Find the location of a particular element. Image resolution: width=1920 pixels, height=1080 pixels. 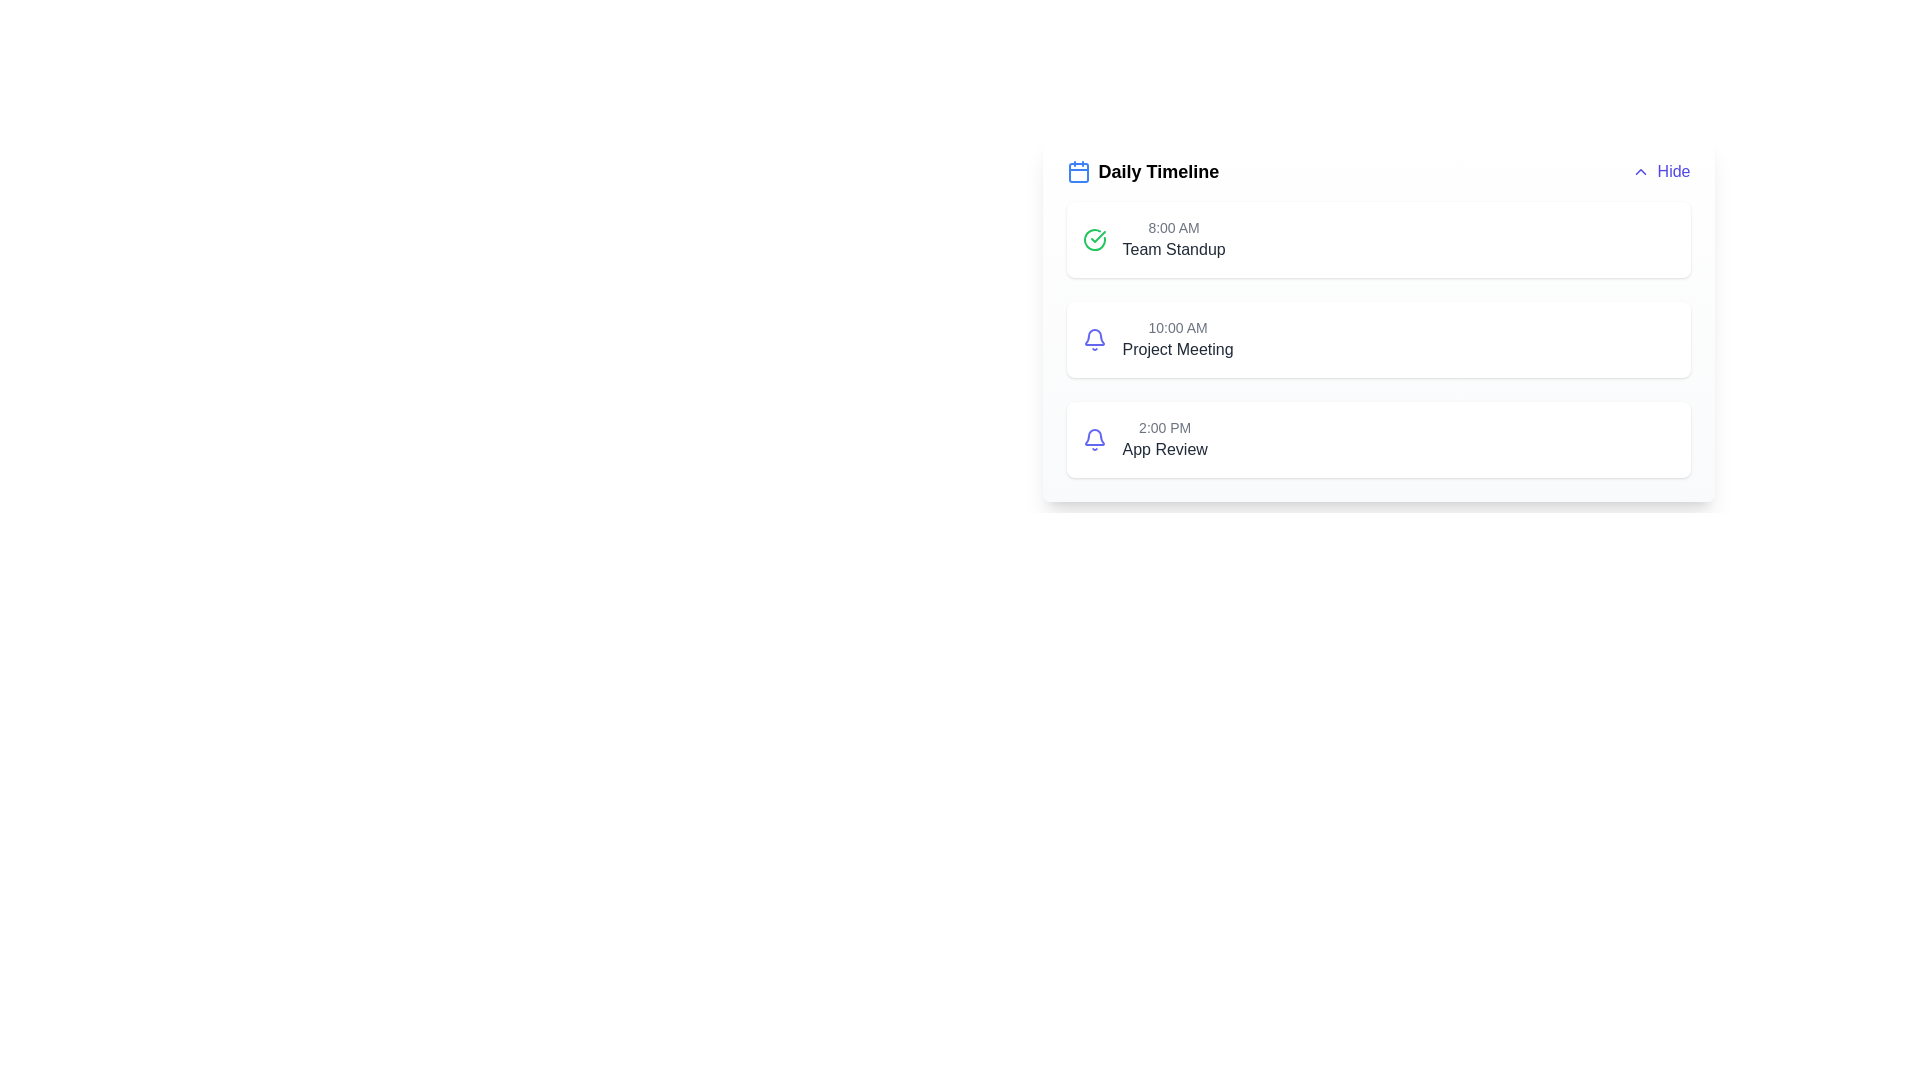

the Static Text indicating the scheduled time for 'App Review', which is located in the bottom-most entry of the timeline interface, aligned to the left of the 'App Review' label is located at coordinates (1165, 427).